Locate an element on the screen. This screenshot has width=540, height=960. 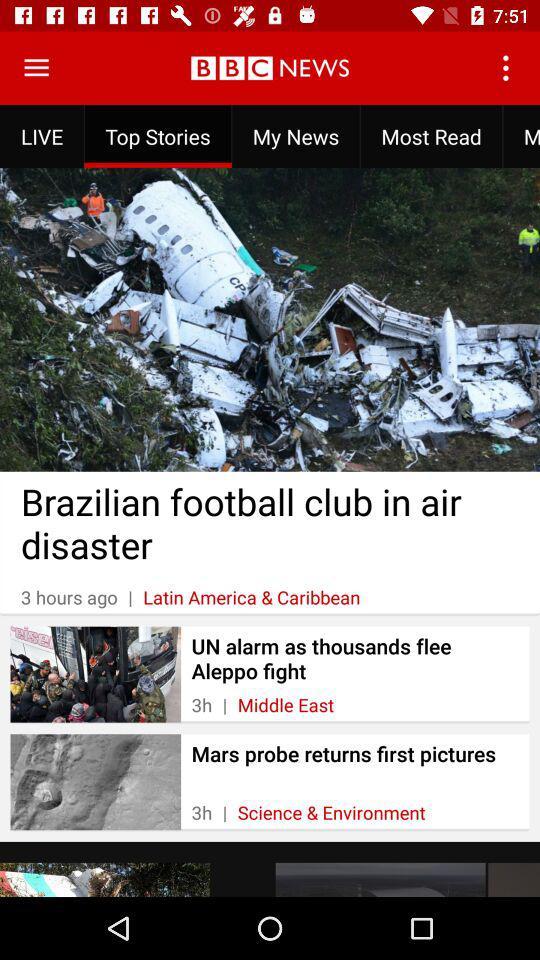
the science & environment item is located at coordinates (331, 812).